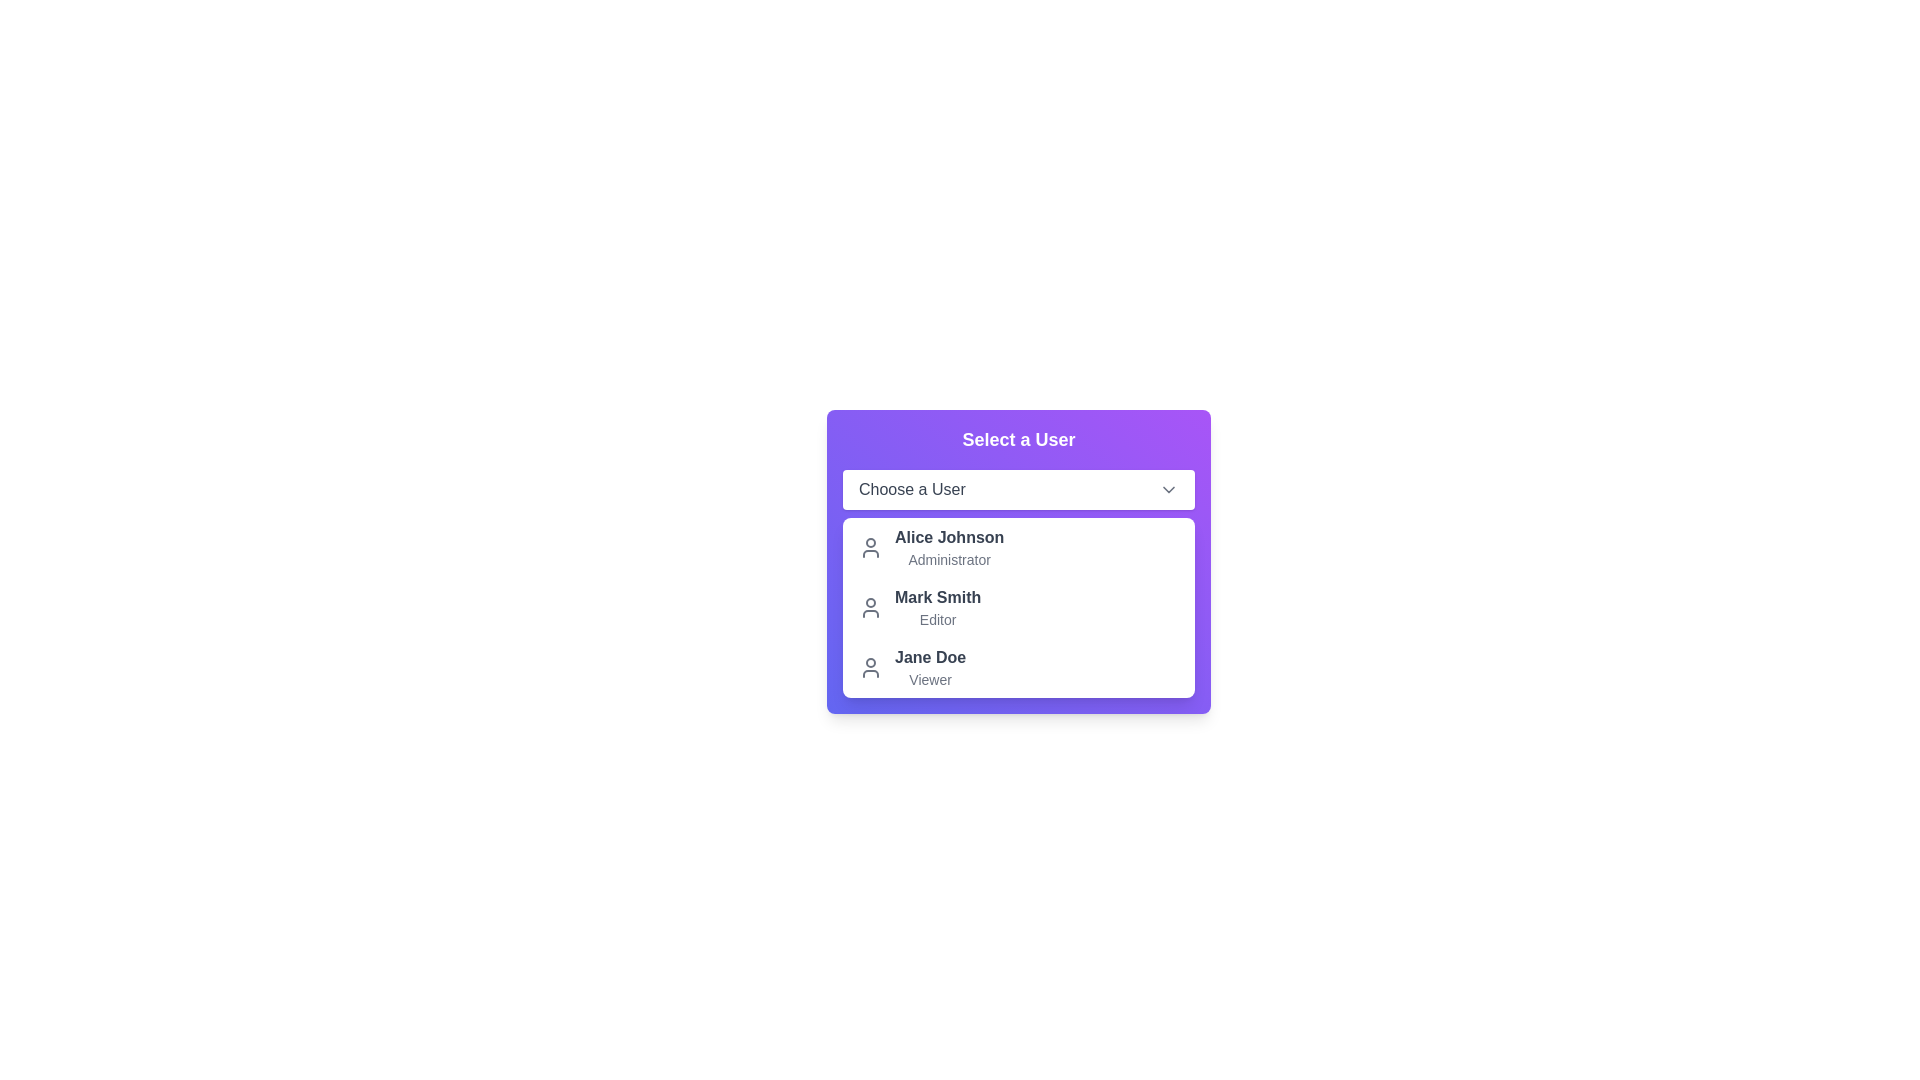 The image size is (1920, 1080). I want to click on the text element displaying 'Alice Johnson' in bold typography, so click(948, 536).